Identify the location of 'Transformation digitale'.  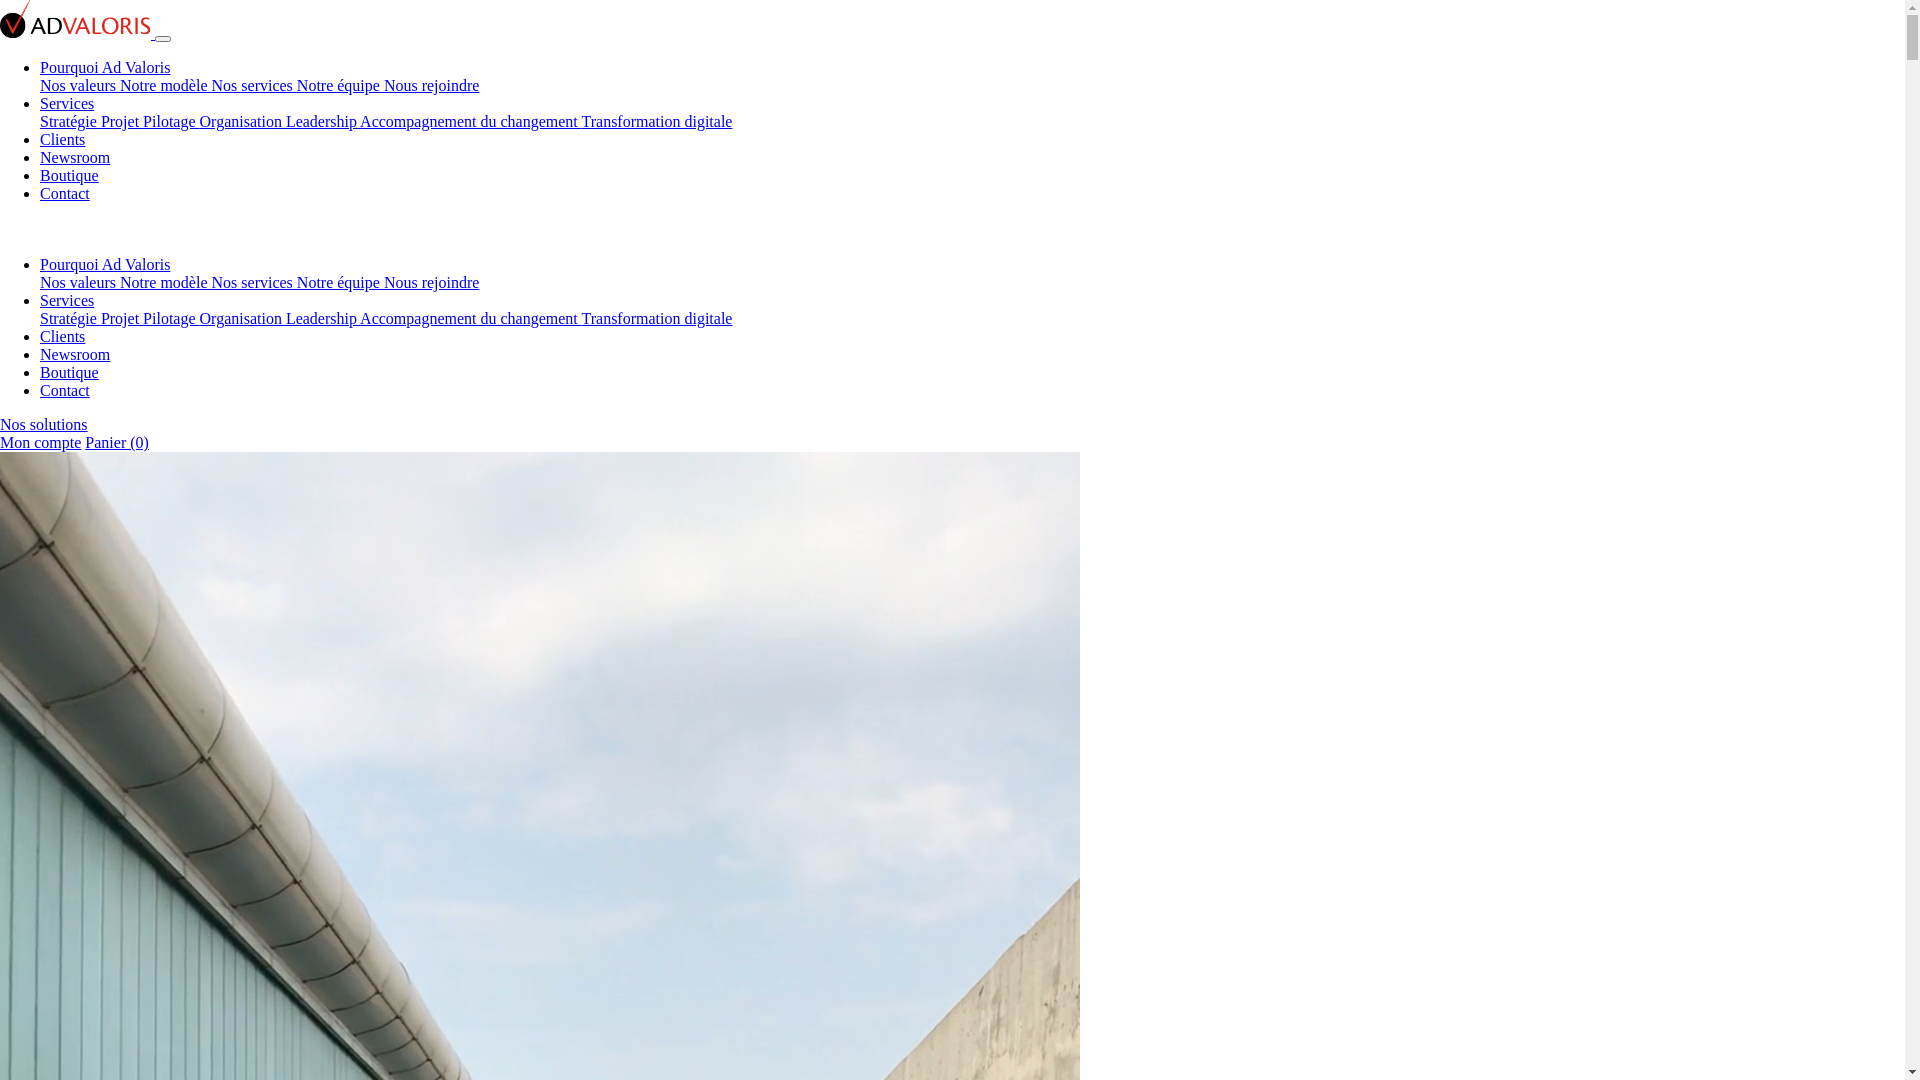
(657, 121).